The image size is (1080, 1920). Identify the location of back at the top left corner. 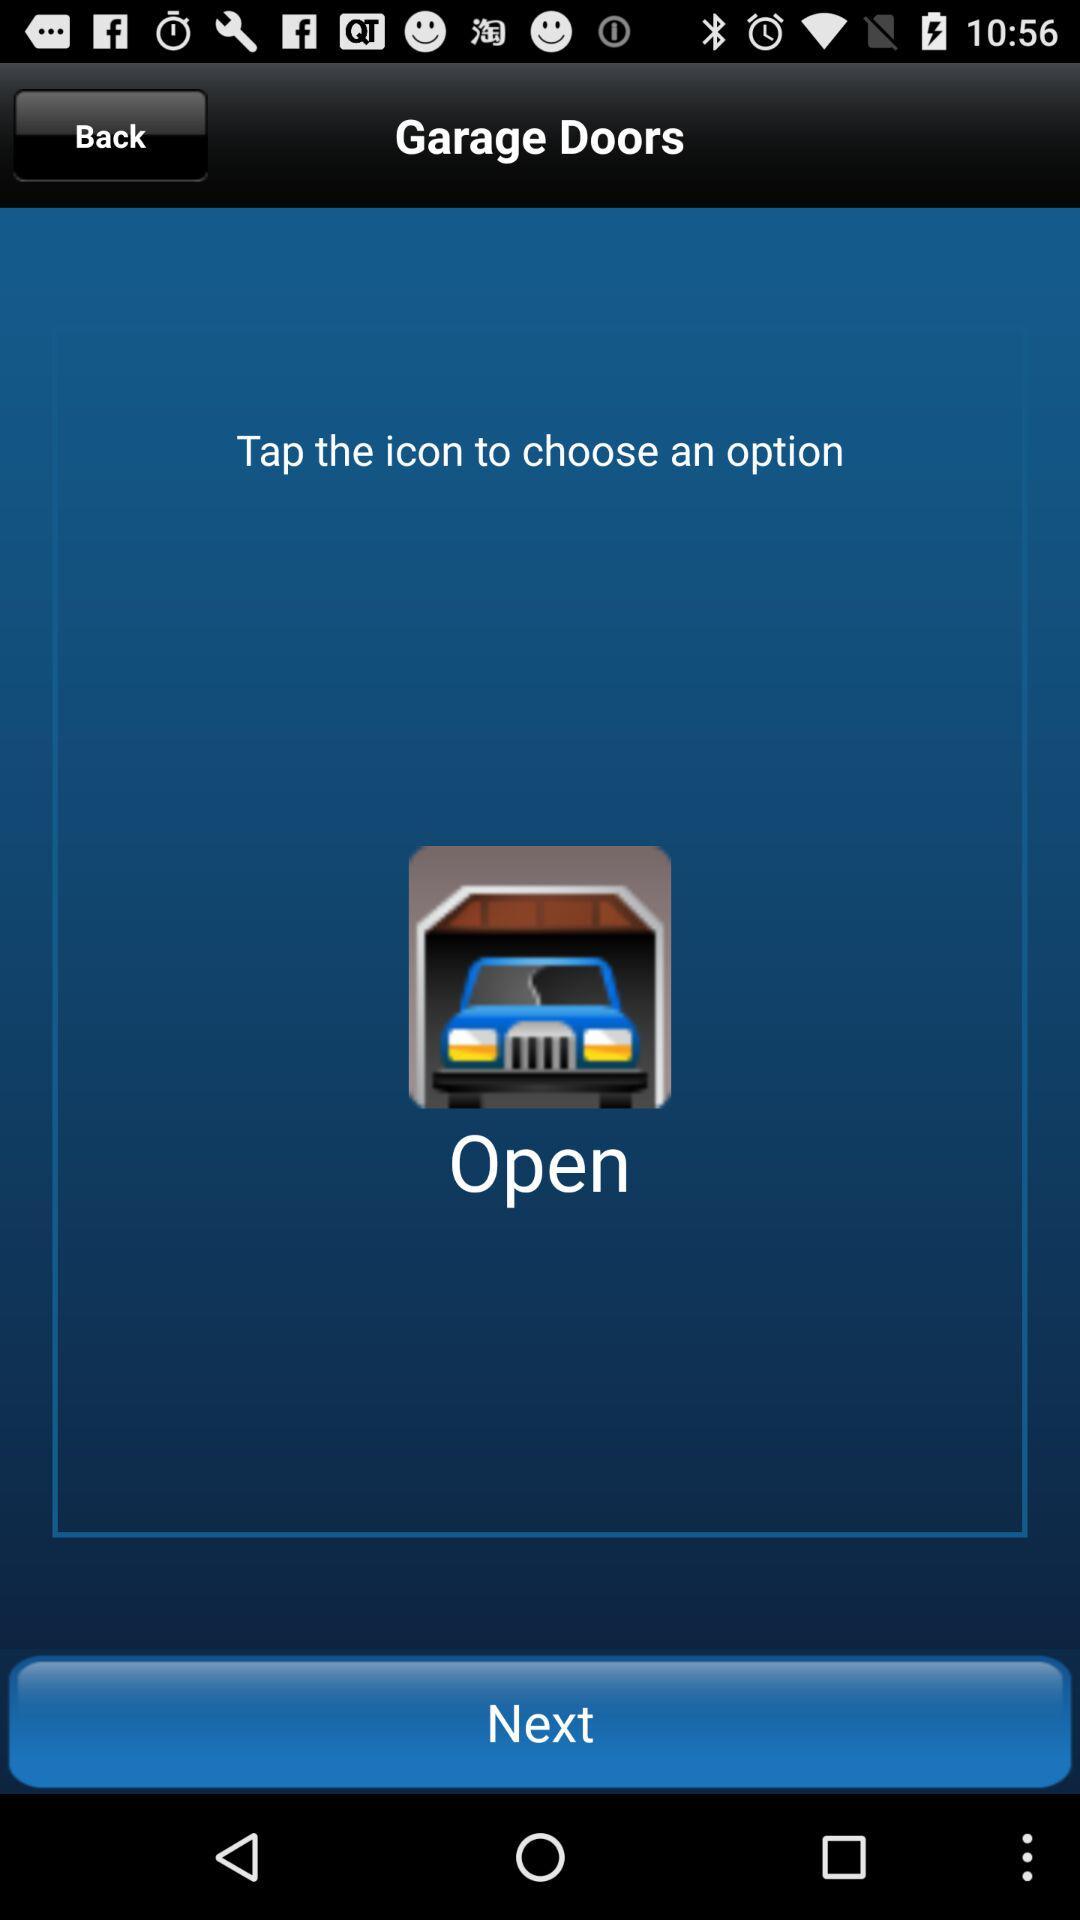
(110, 134).